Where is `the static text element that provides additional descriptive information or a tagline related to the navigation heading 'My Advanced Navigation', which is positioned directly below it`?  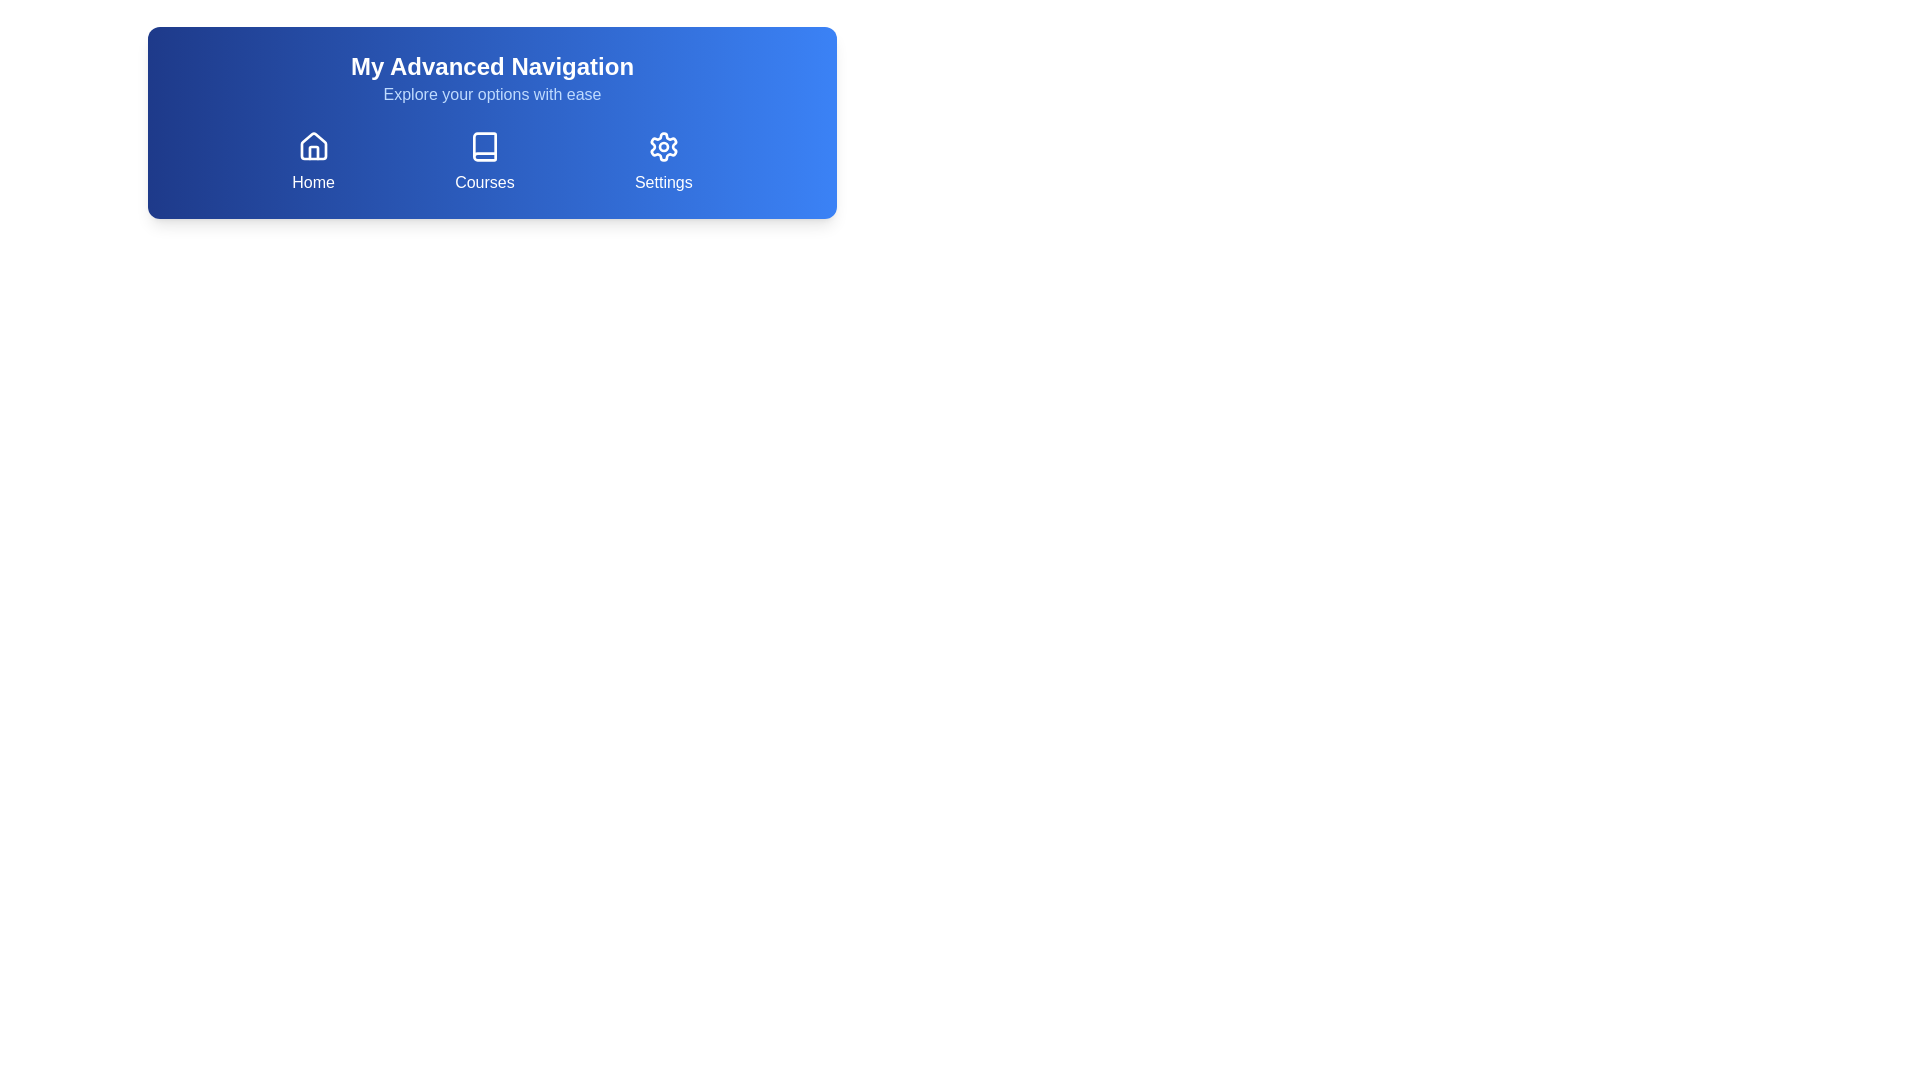
the static text element that provides additional descriptive information or a tagline related to the navigation heading 'My Advanced Navigation', which is positioned directly below it is located at coordinates (492, 95).